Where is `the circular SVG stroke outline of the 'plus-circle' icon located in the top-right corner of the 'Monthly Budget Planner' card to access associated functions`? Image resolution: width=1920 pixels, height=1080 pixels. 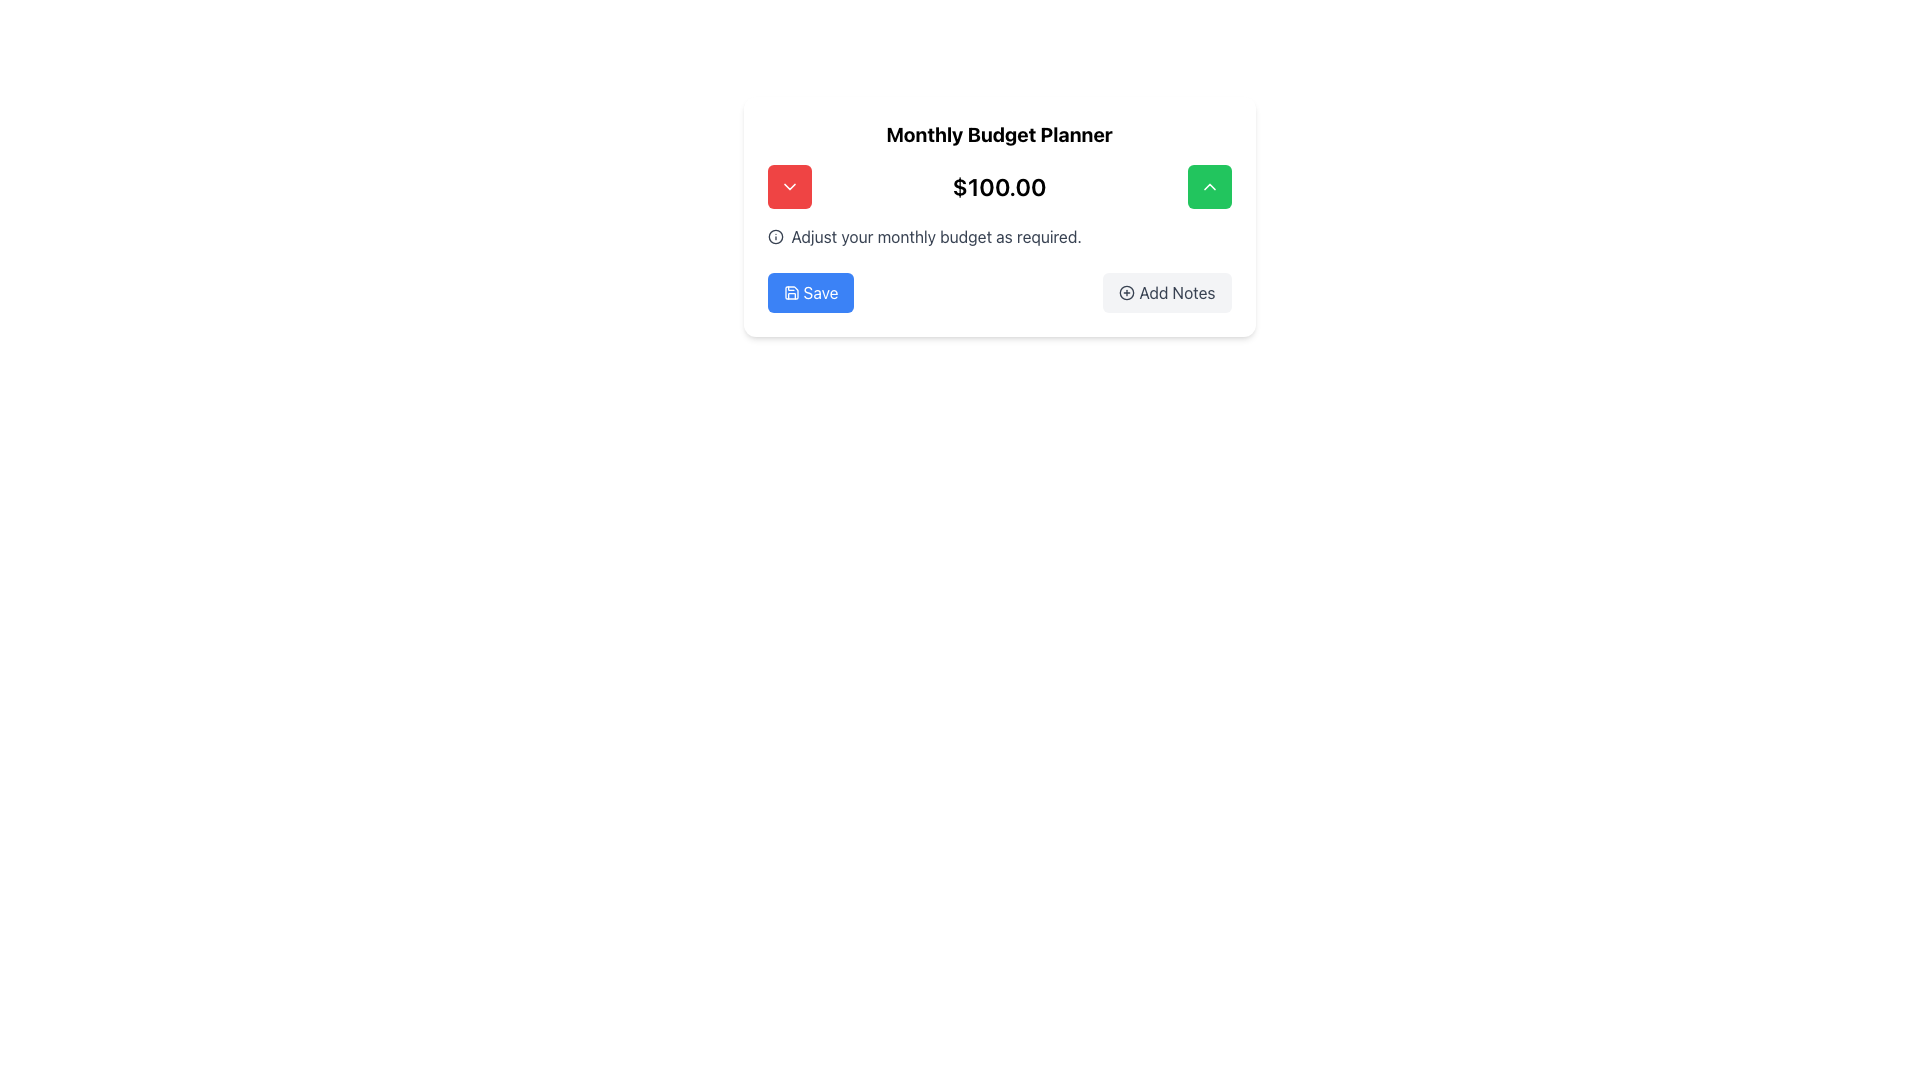
the circular SVG stroke outline of the 'plus-circle' icon located in the top-right corner of the 'Monthly Budget Planner' card to access associated functions is located at coordinates (1127, 293).